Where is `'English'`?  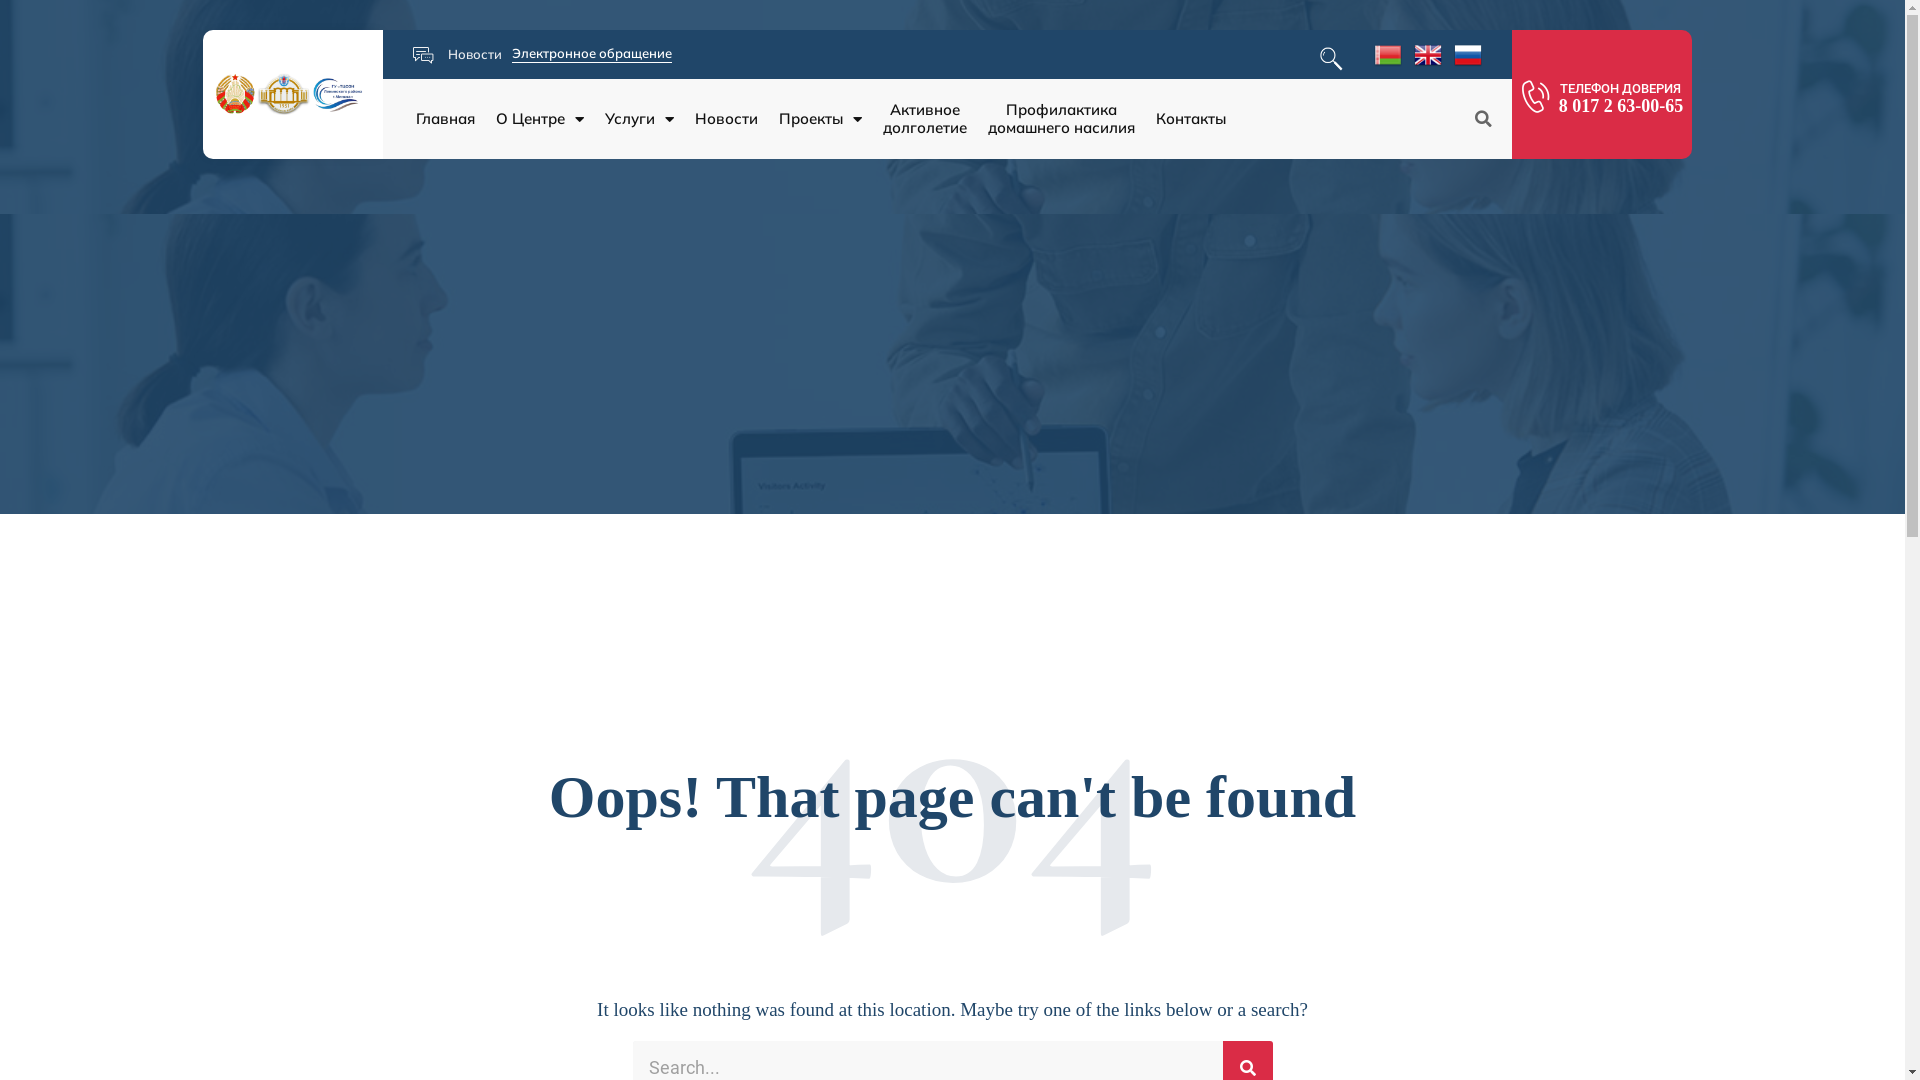 'English' is located at coordinates (1427, 52).